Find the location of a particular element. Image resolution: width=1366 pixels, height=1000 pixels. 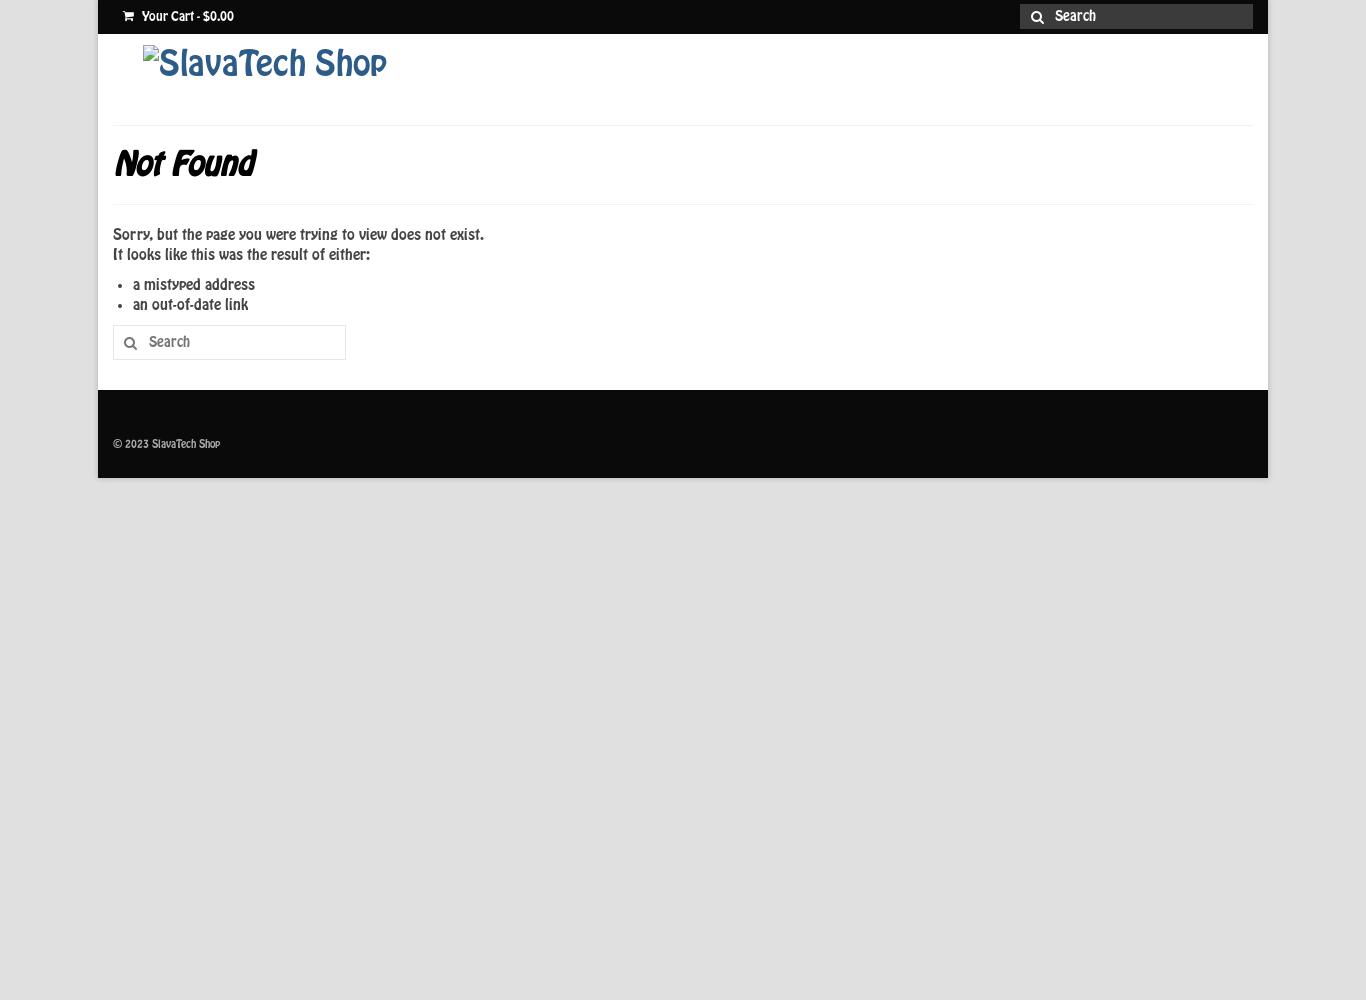

'Home' is located at coordinates (756, 77).